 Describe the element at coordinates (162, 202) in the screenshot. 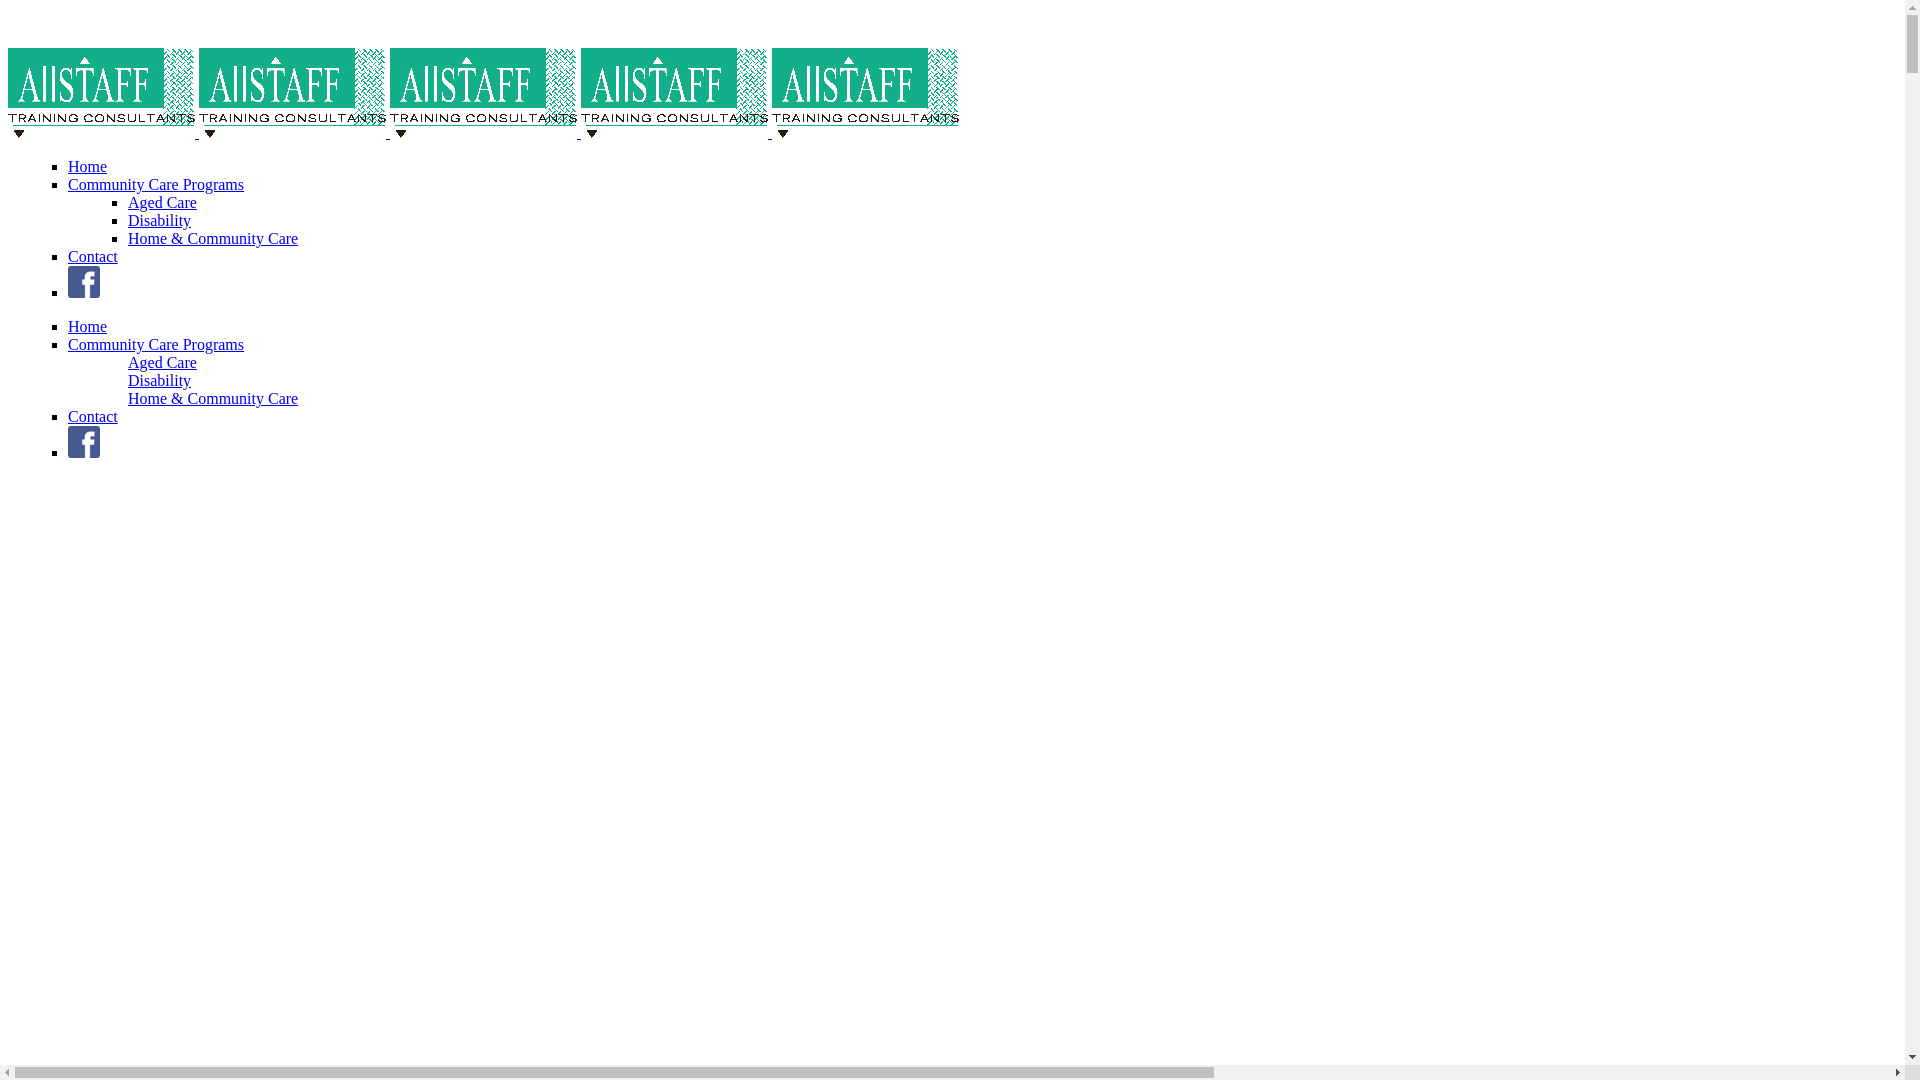

I see `'Aged Care'` at that location.